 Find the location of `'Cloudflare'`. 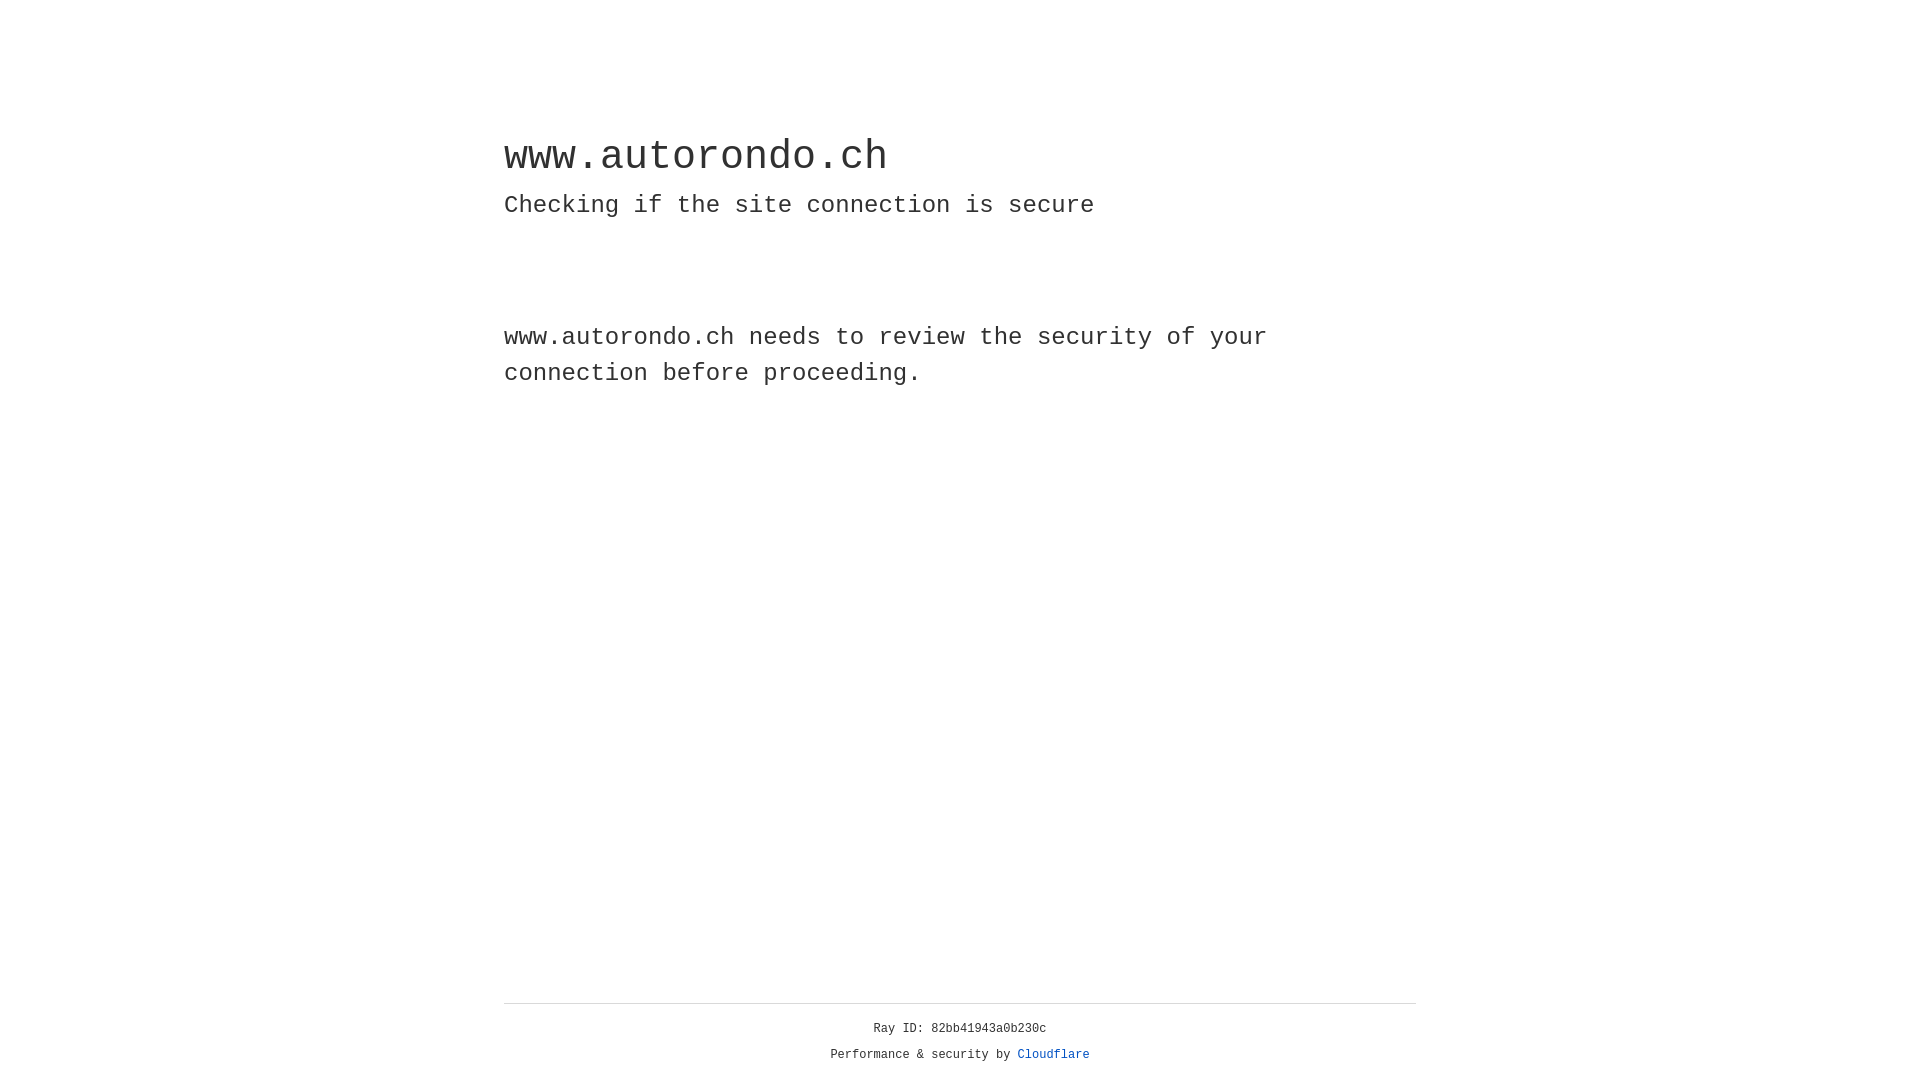

'Cloudflare' is located at coordinates (1053, 1054).